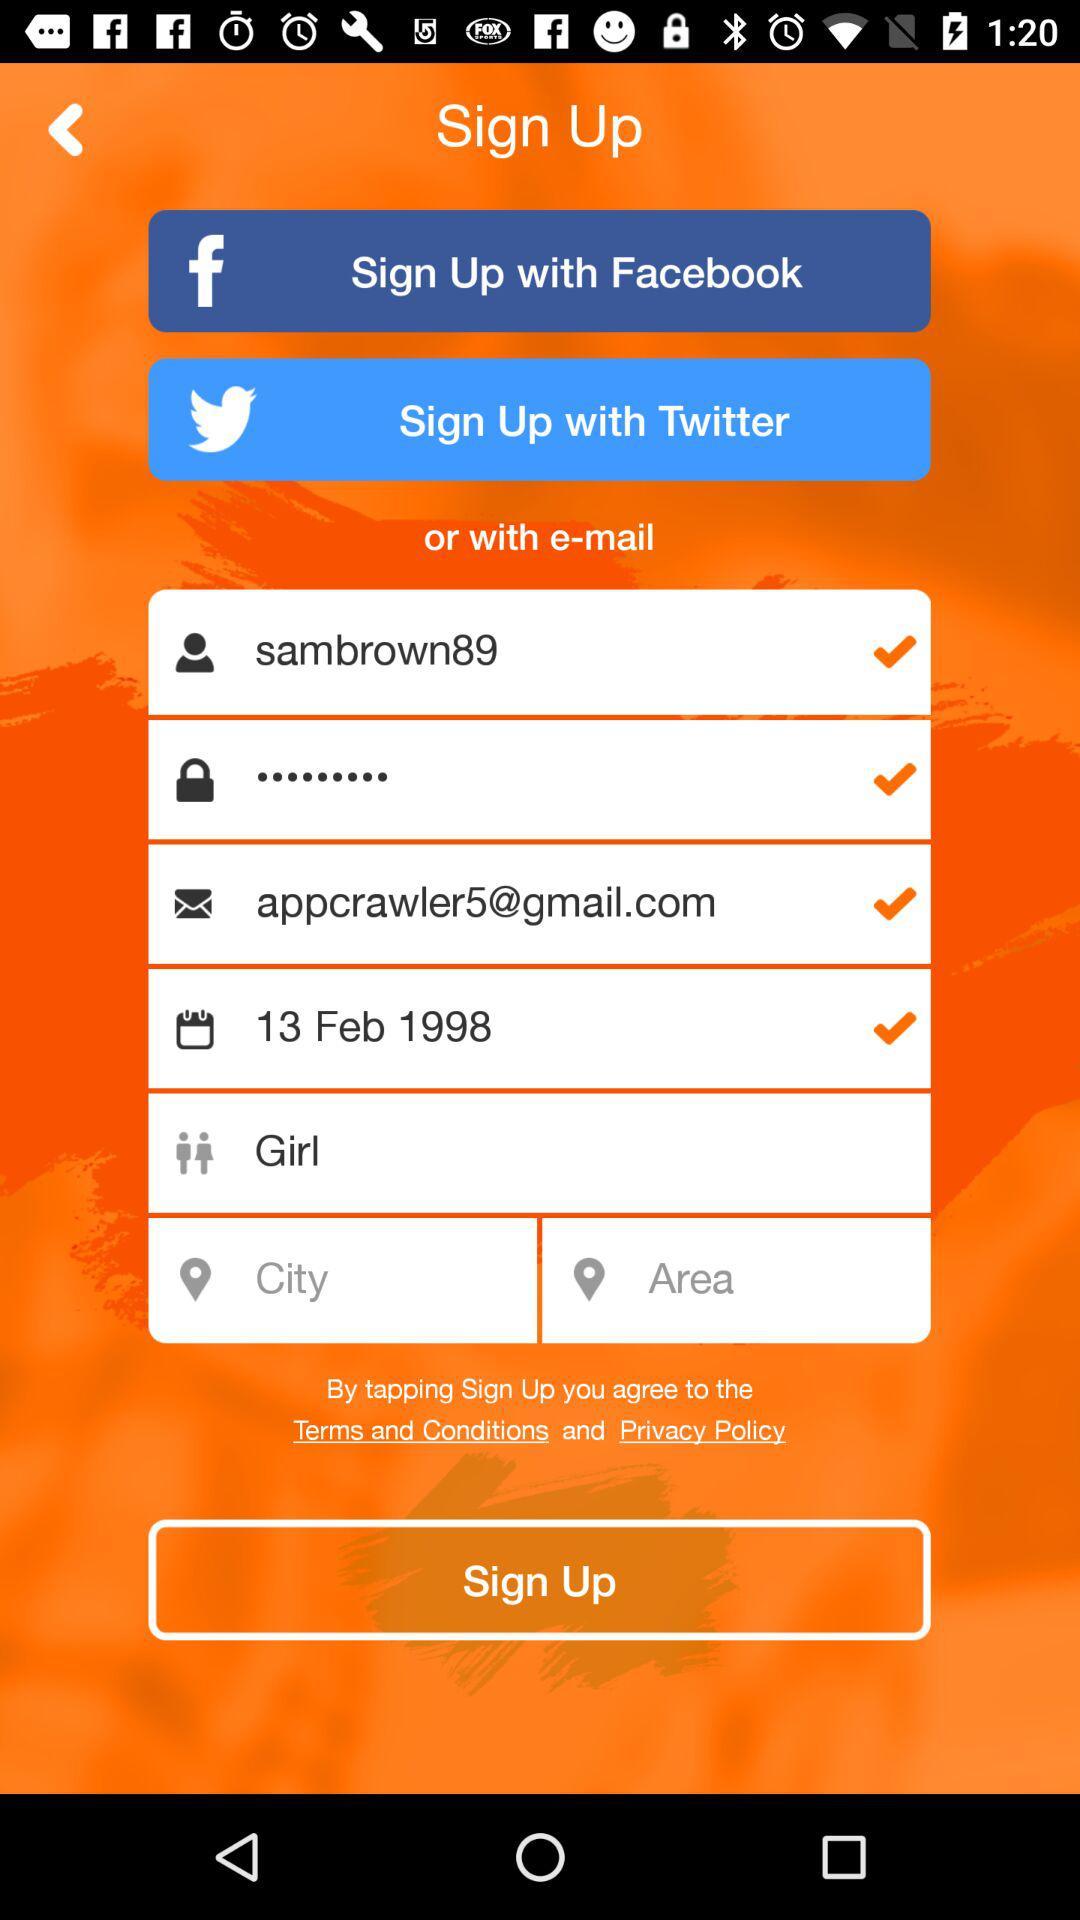 The image size is (1080, 1920). What do you see at coordinates (550, 1028) in the screenshot?
I see `the 13 feb 1998 icon` at bounding box center [550, 1028].